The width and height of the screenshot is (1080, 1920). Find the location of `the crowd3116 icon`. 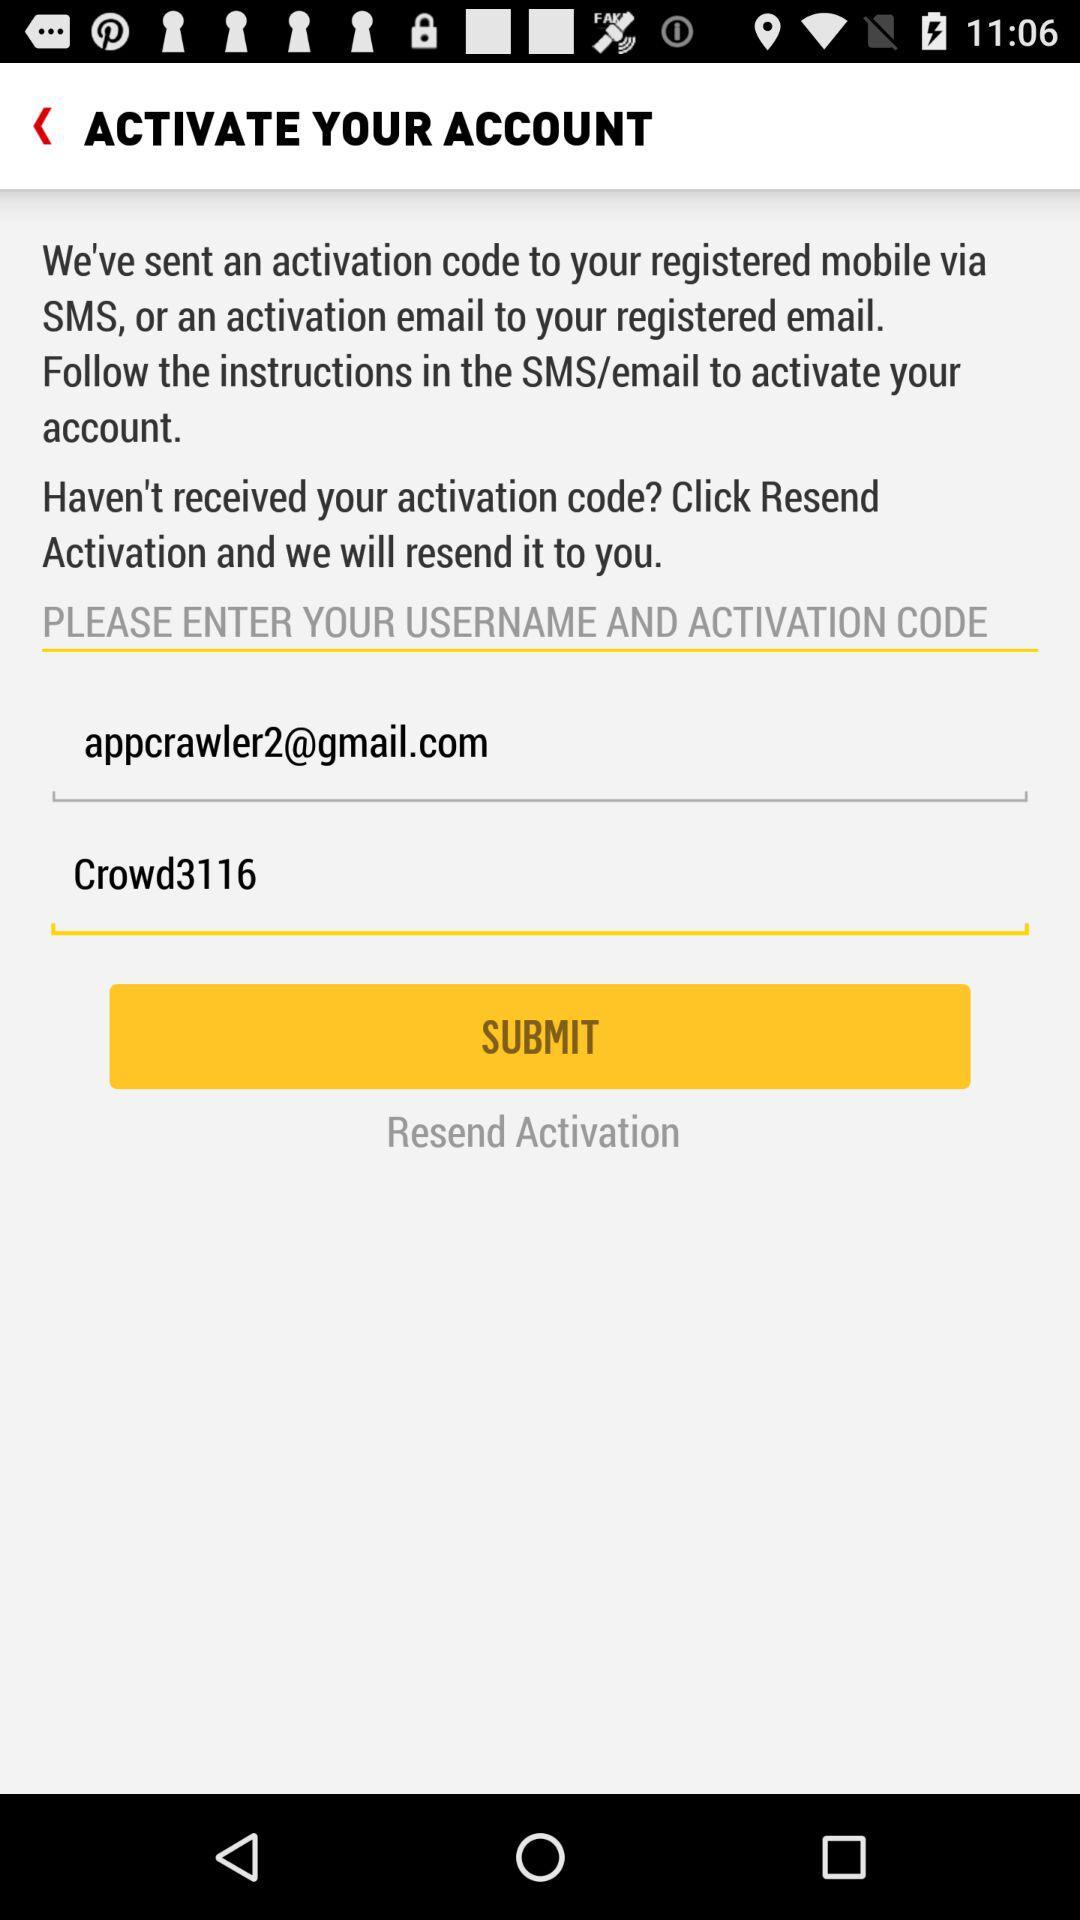

the crowd3116 icon is located at coordinates (540, 883).